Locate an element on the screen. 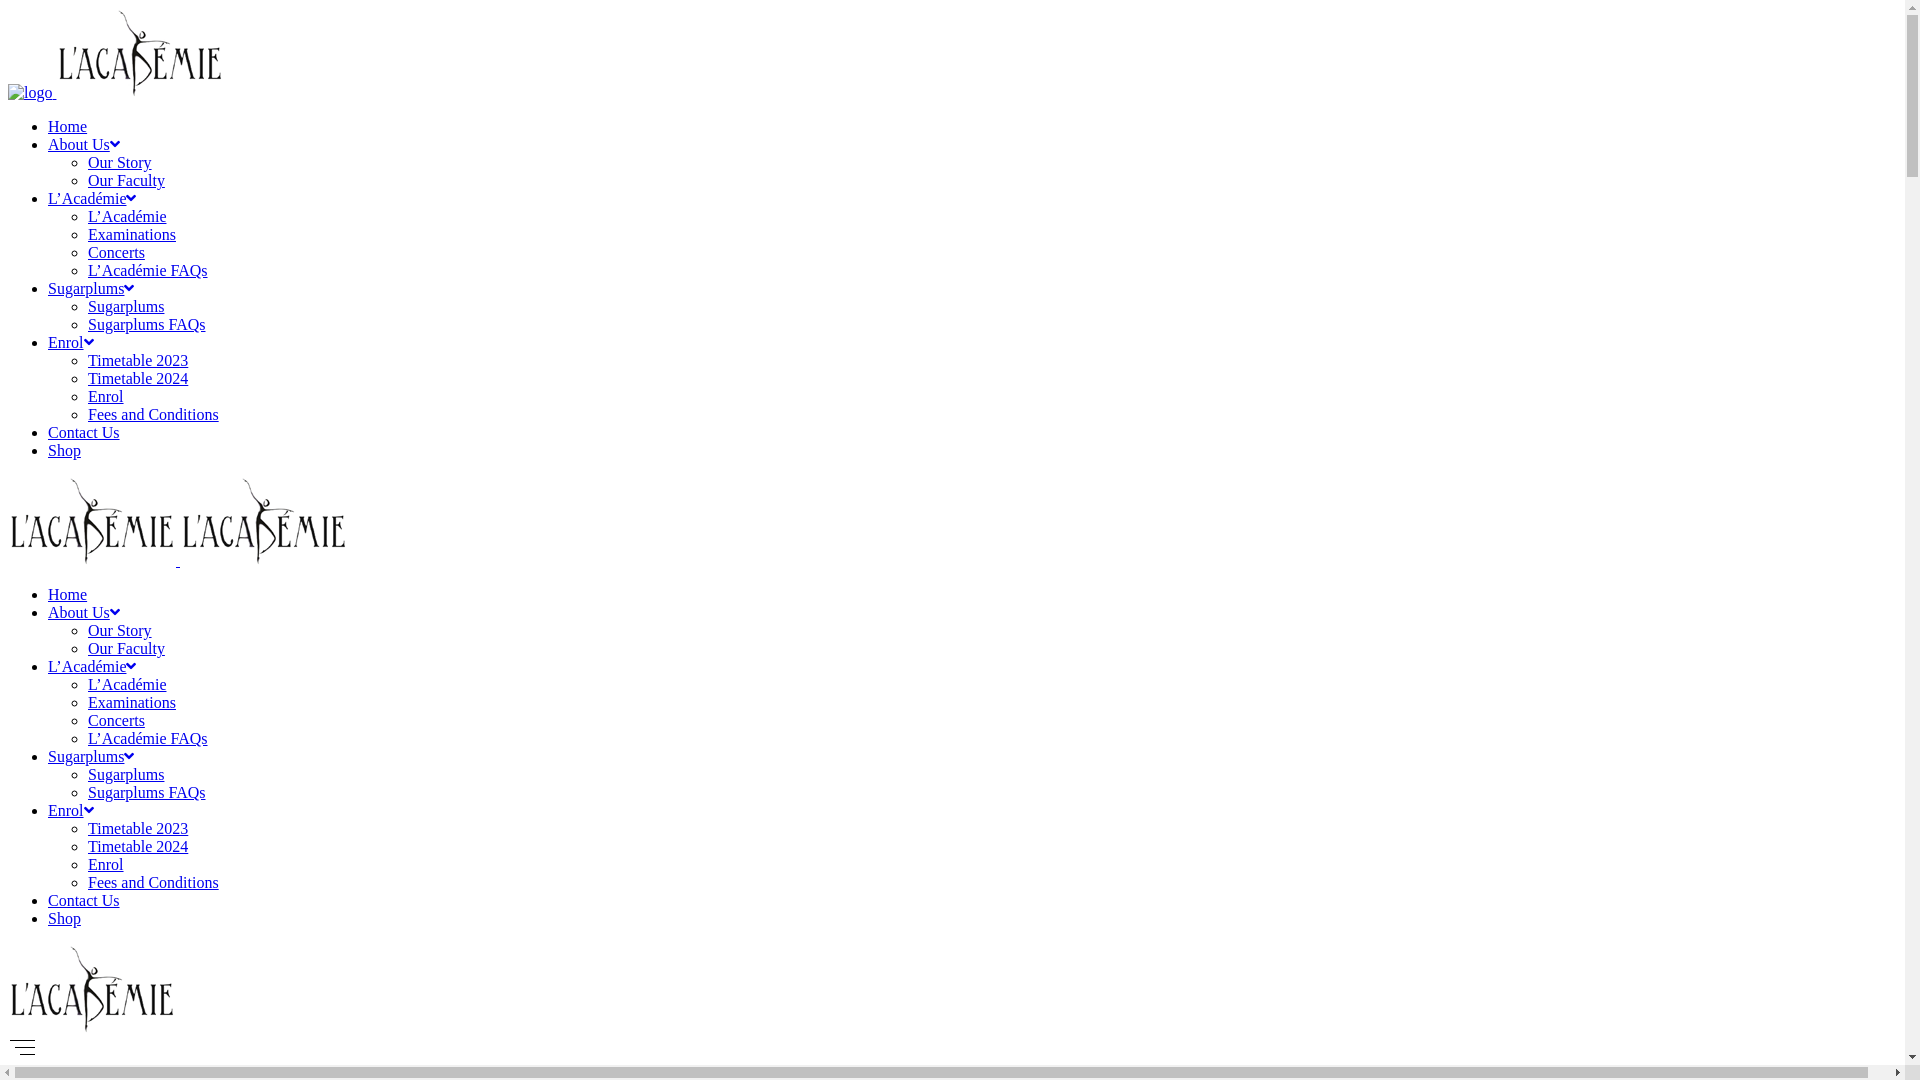 The image size is (1920, 1080). 'Contact Us' is located at coordinates (82, 900).